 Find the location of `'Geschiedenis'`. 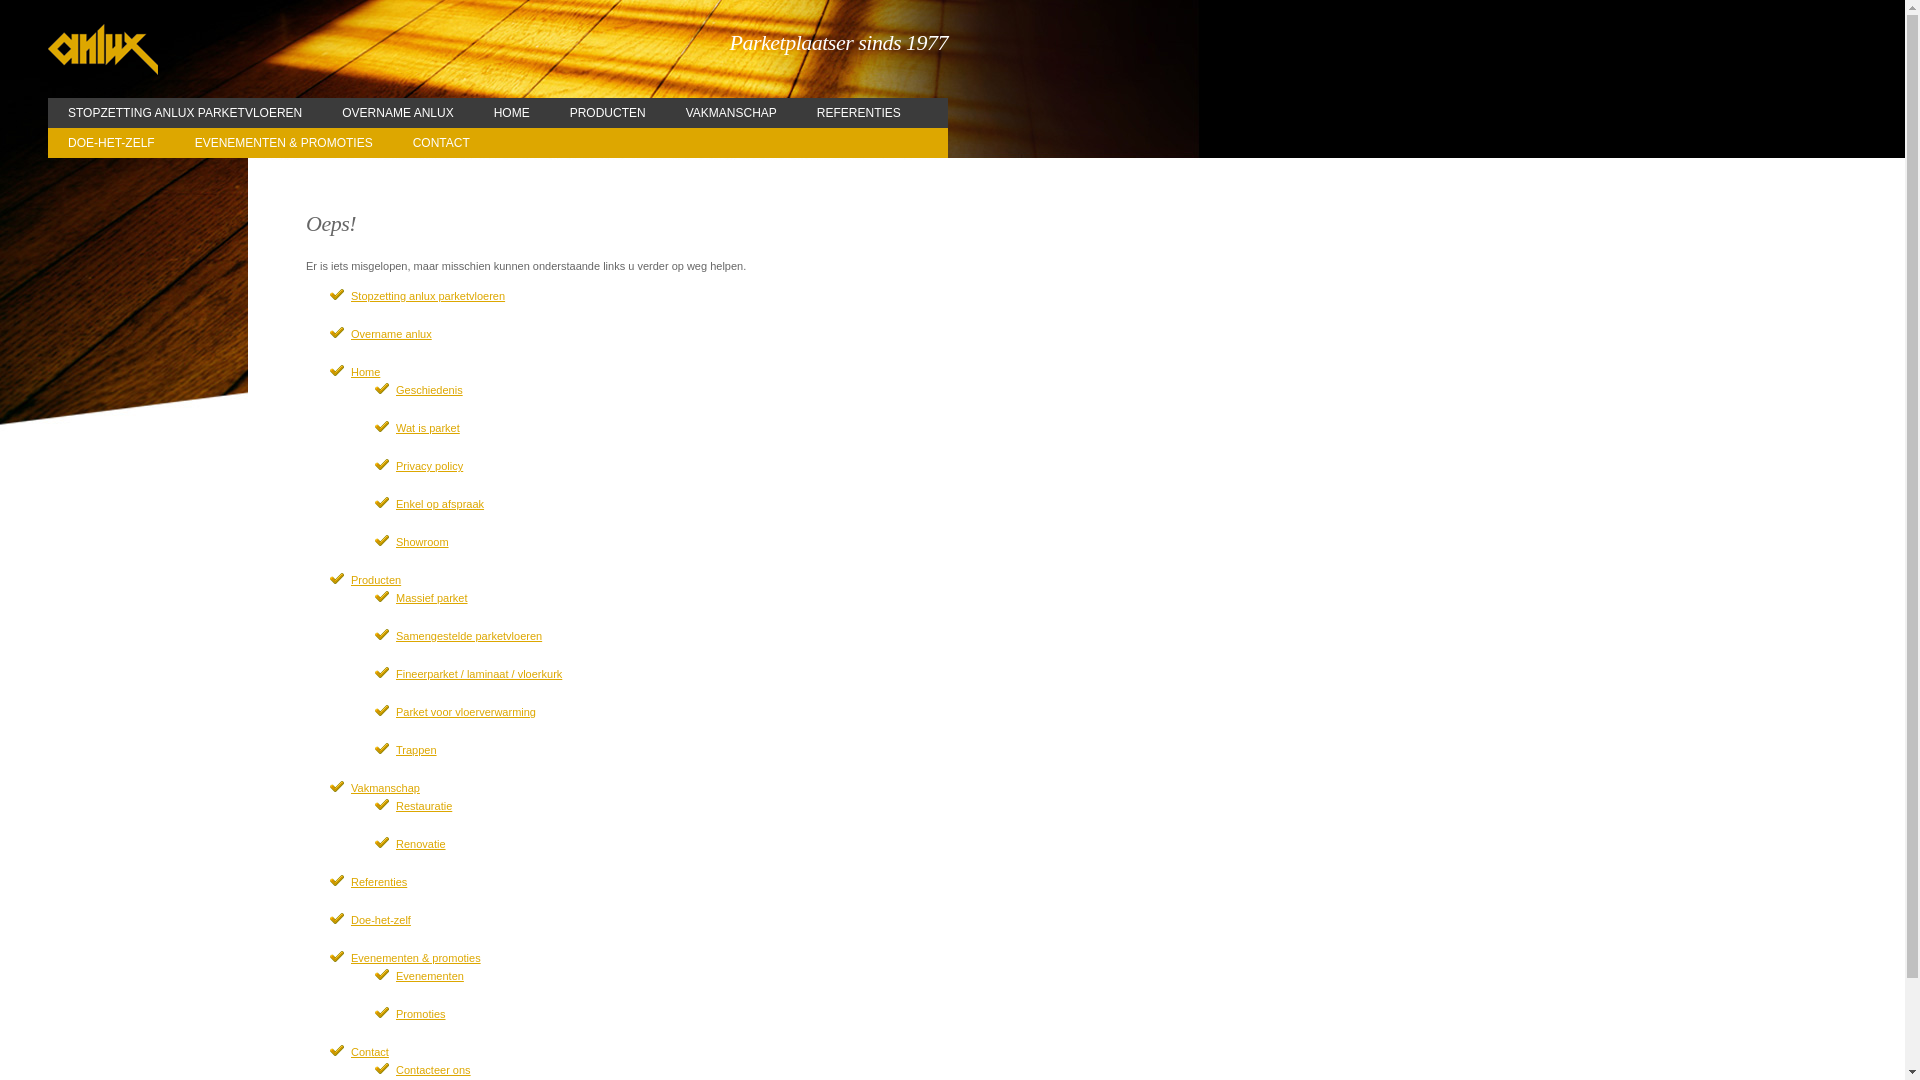

'Geschiedenis' is located at coordinates (428, 389).